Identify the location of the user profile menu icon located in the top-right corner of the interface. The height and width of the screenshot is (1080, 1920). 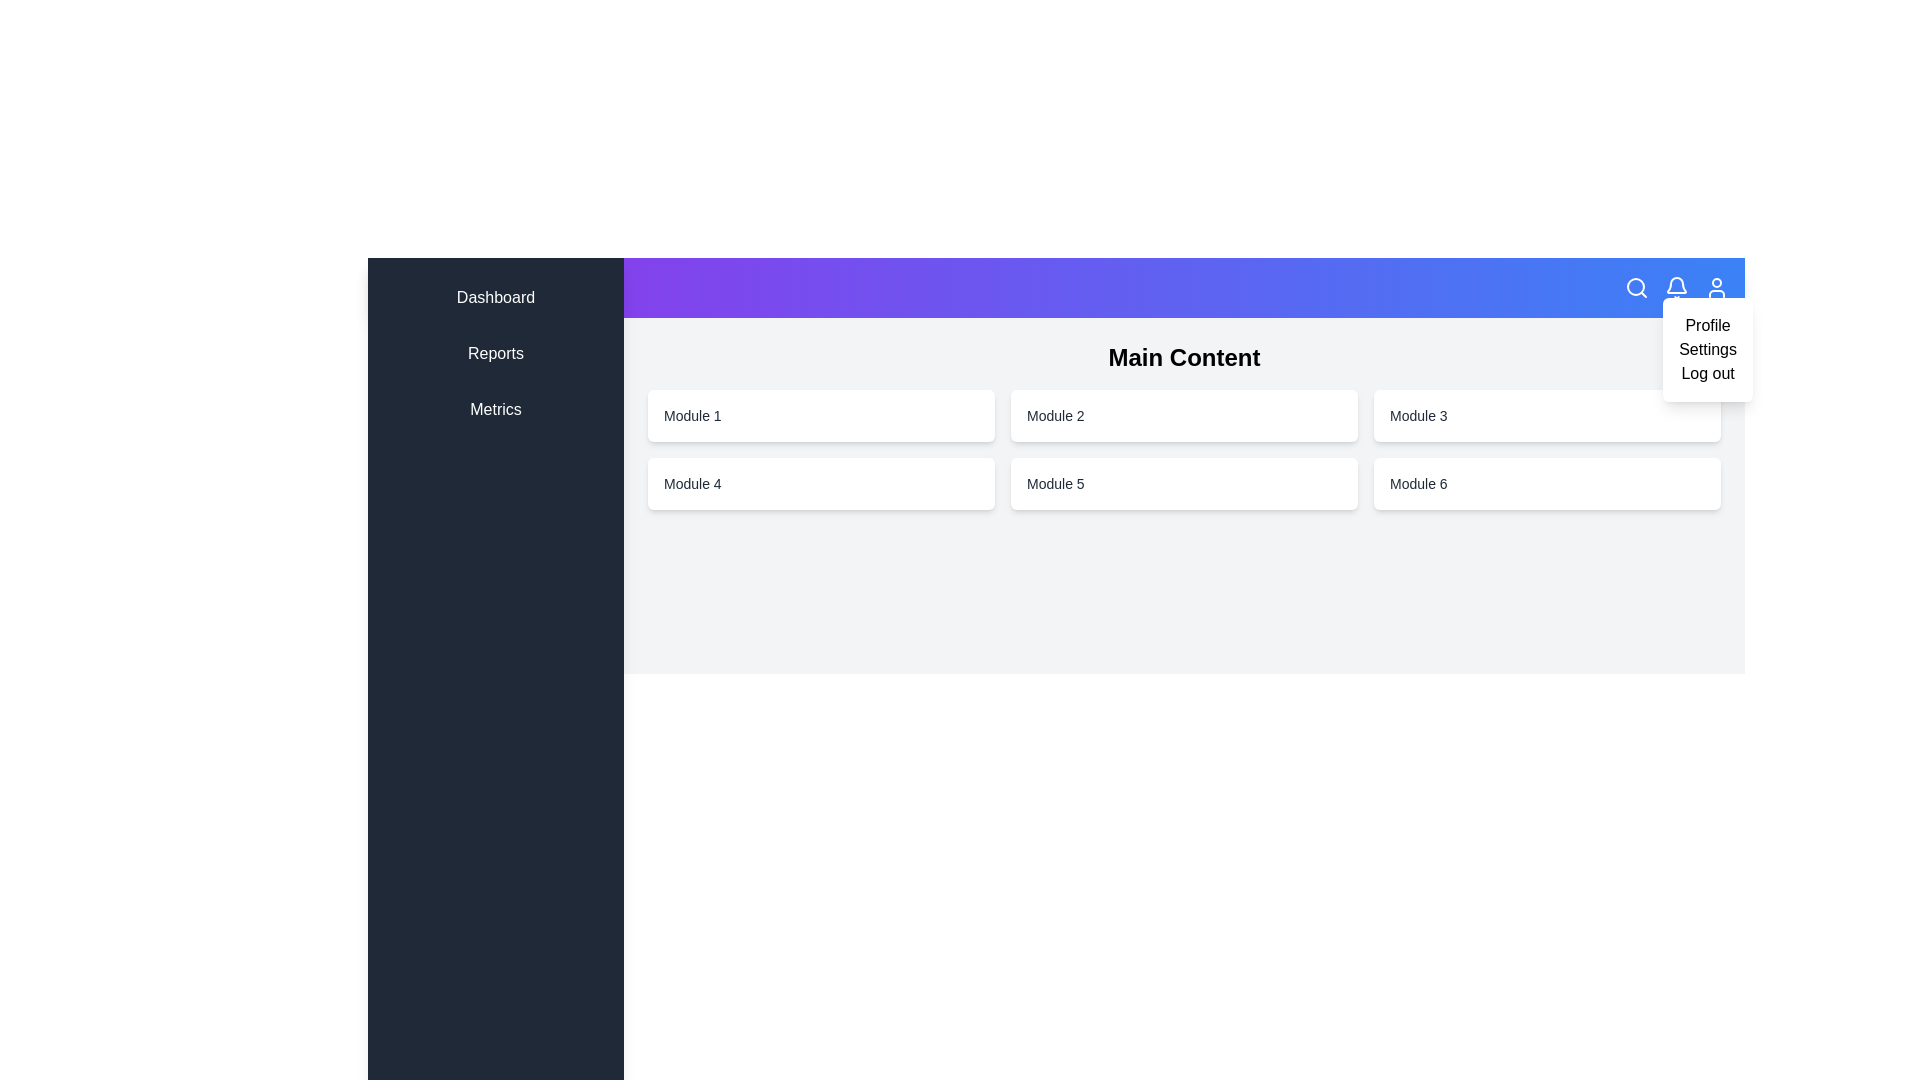
(1716, 288).